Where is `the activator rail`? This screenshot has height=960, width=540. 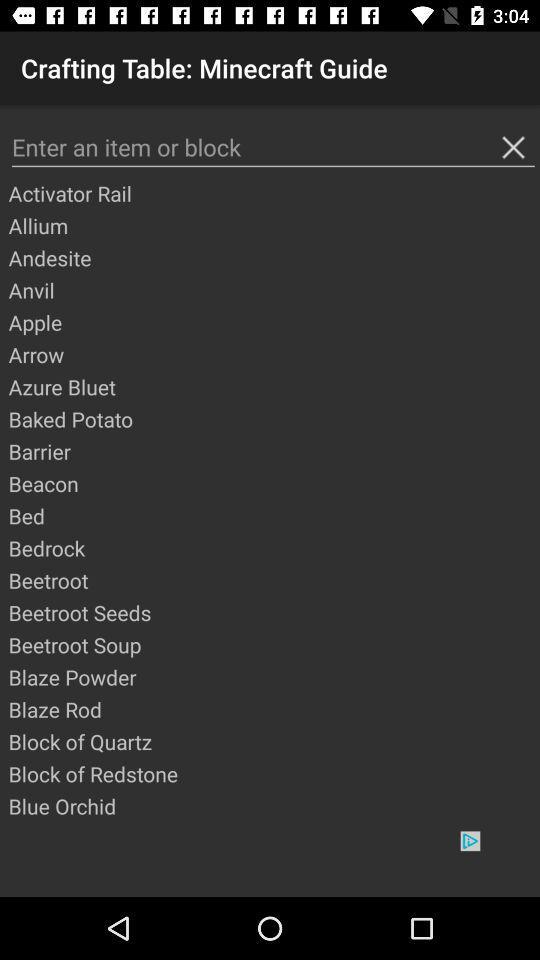 the activator rail is located at coordinates (272, 193).